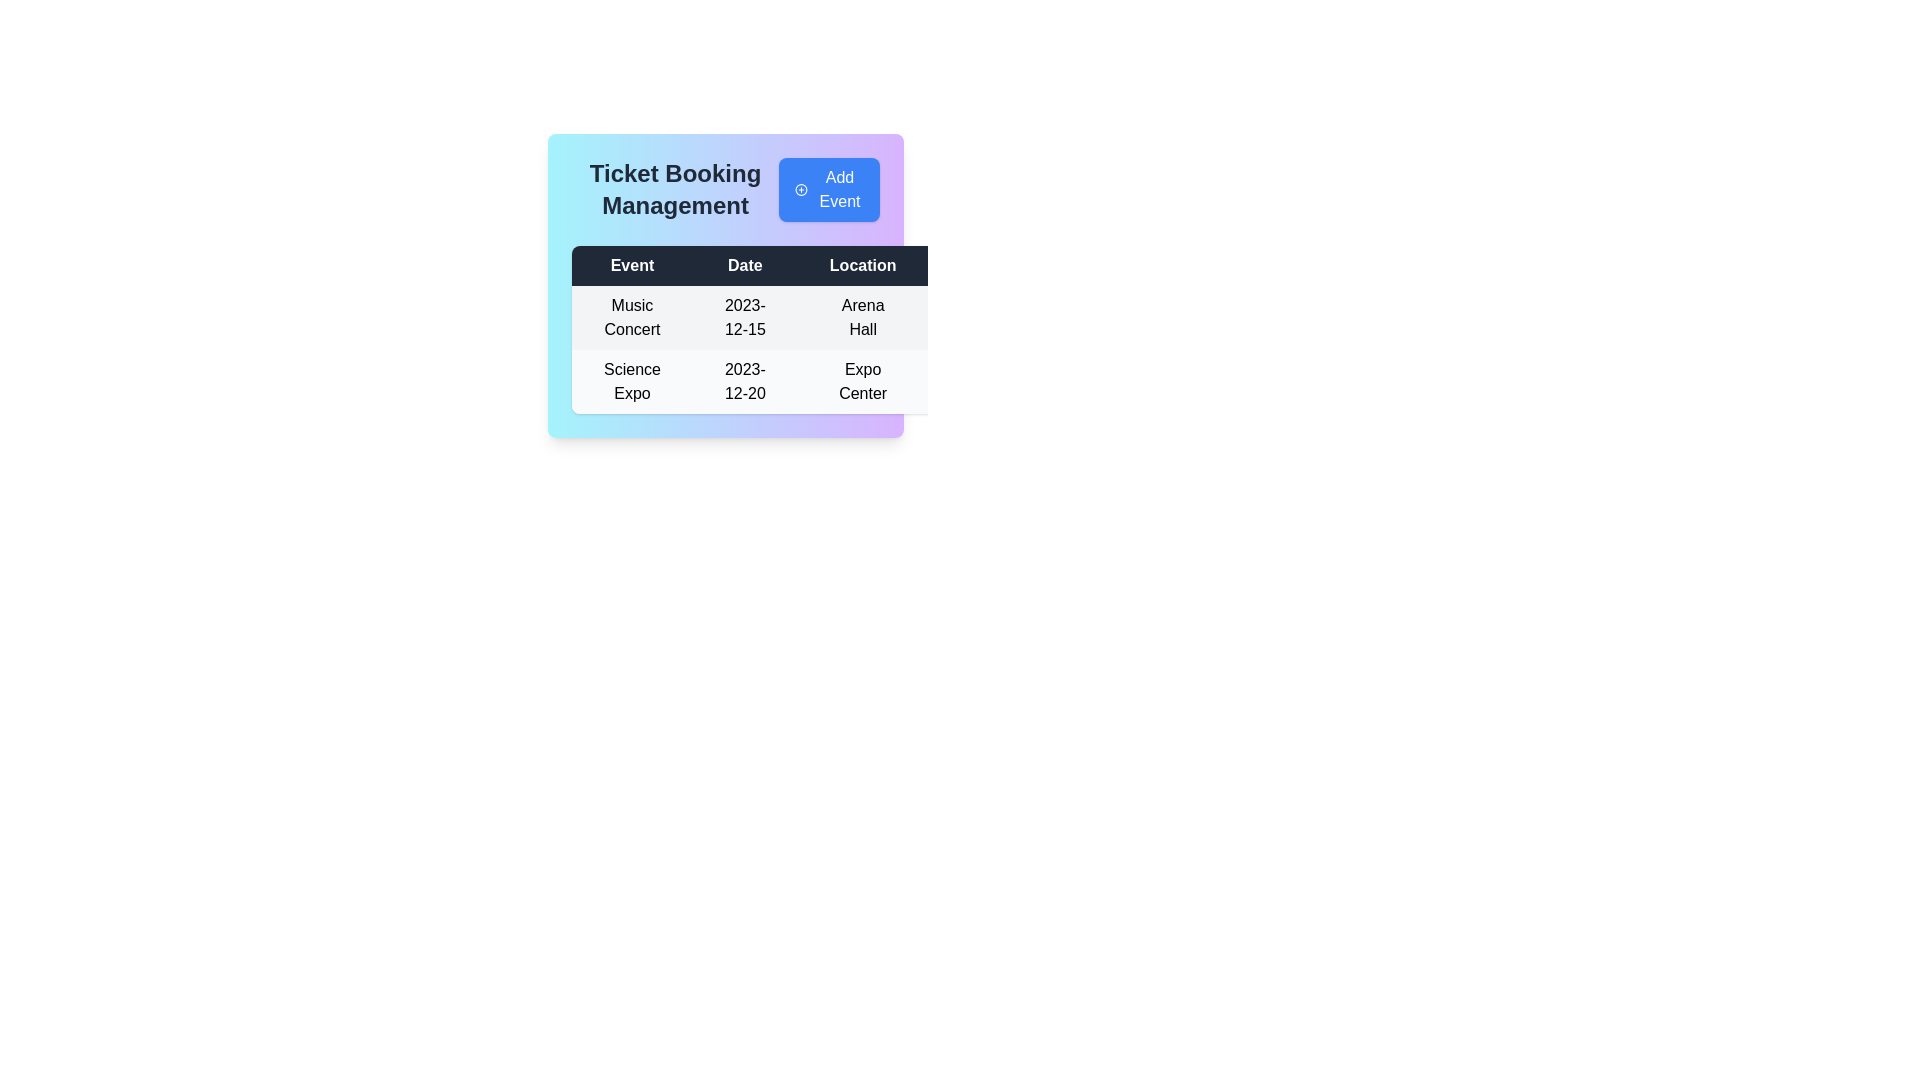 The width and height of the screenshot is (1920, 1080). I want to click on the static text element displaying '2023-12-15', located in the middle cell under the 'Date' column of the table, so click(744, 316).